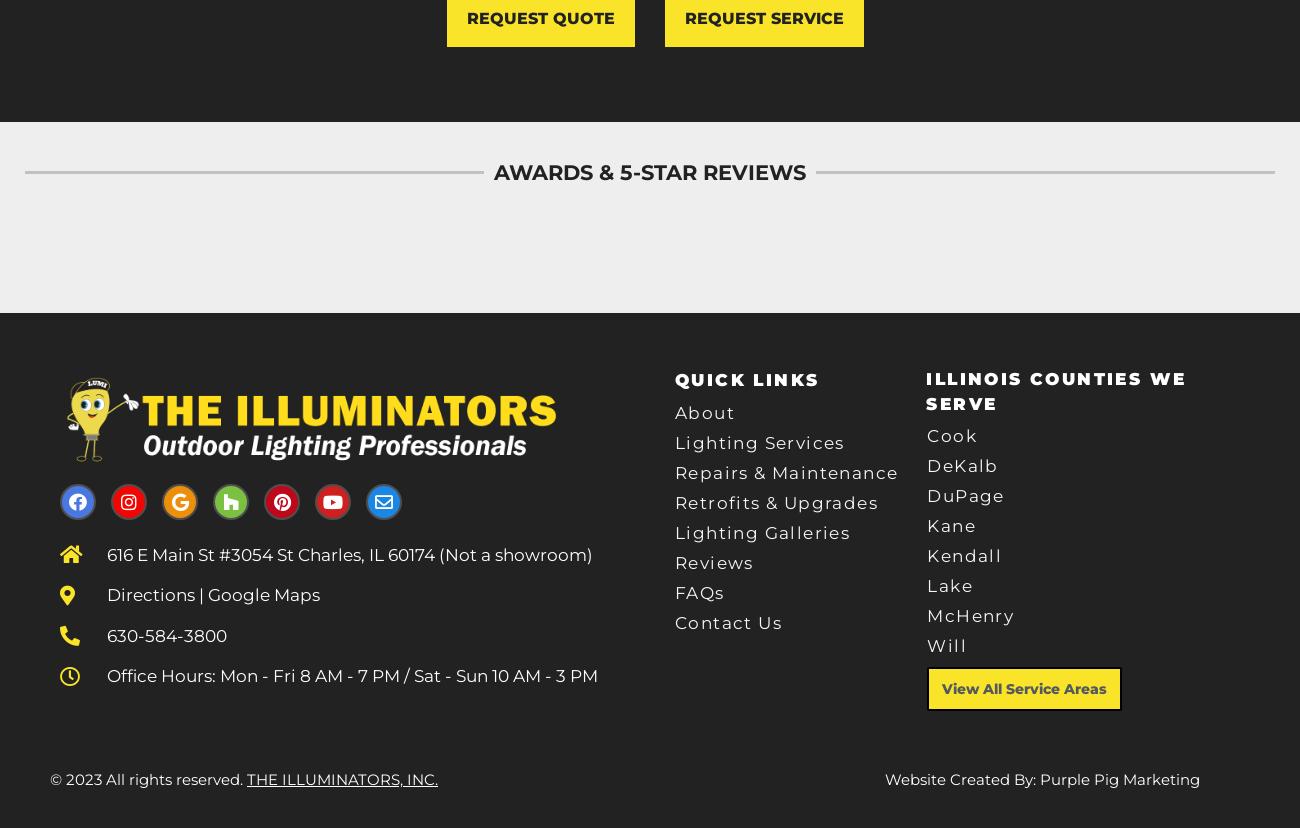  I want to click on 'Reviews', so click(673, 563).